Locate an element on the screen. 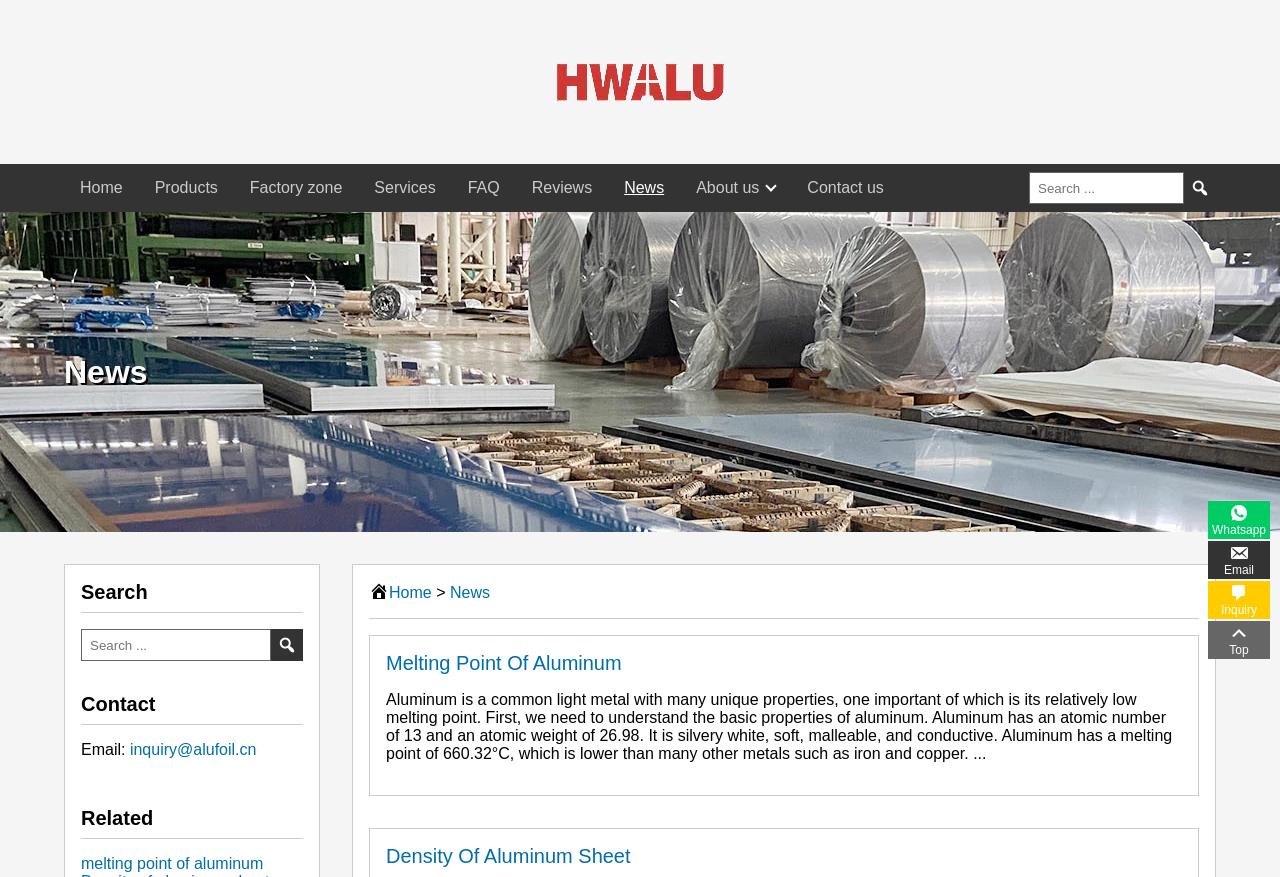 Image resolution: width=1280 pixels, height=877 pixels. 'Contact' is located at coordinates (117, 702).